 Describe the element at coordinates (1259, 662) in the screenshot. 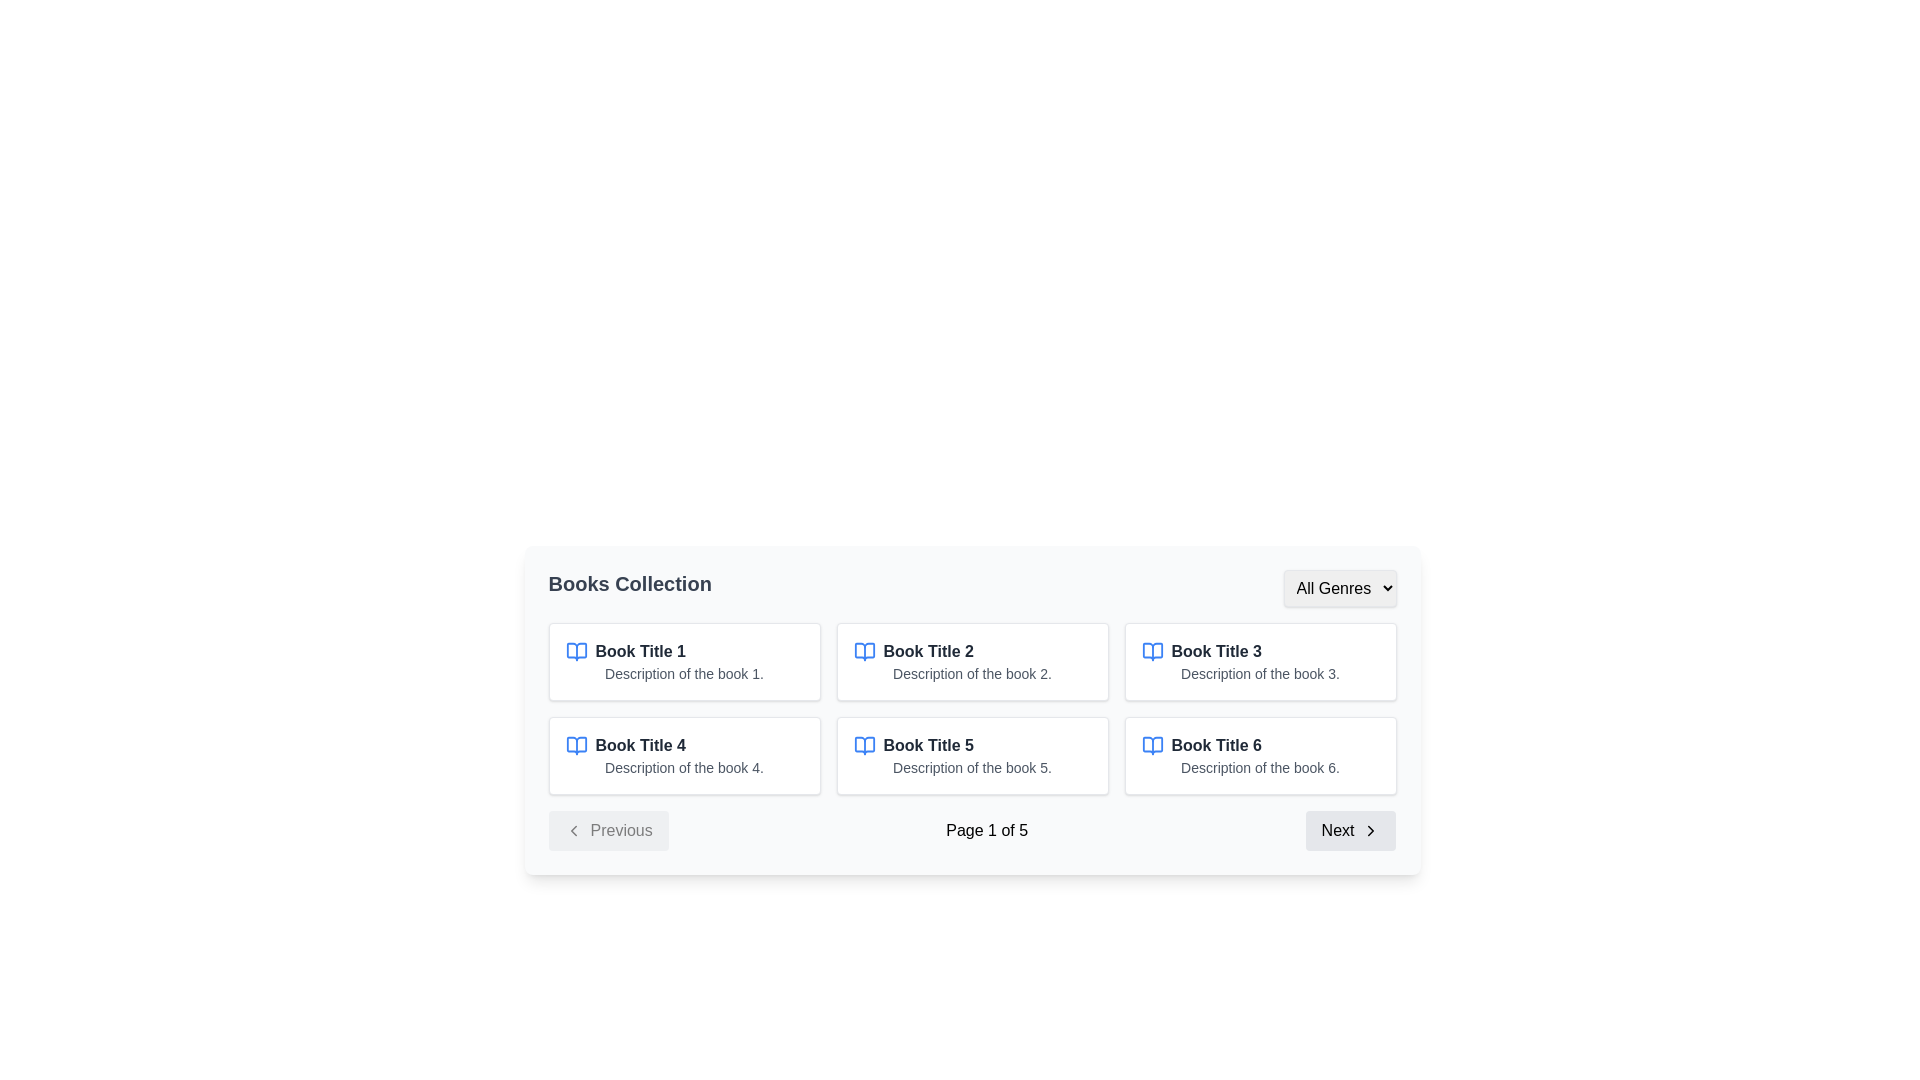

I see `the book summary card located in the first row, third column of the 'Books Collection' grid` at that location.